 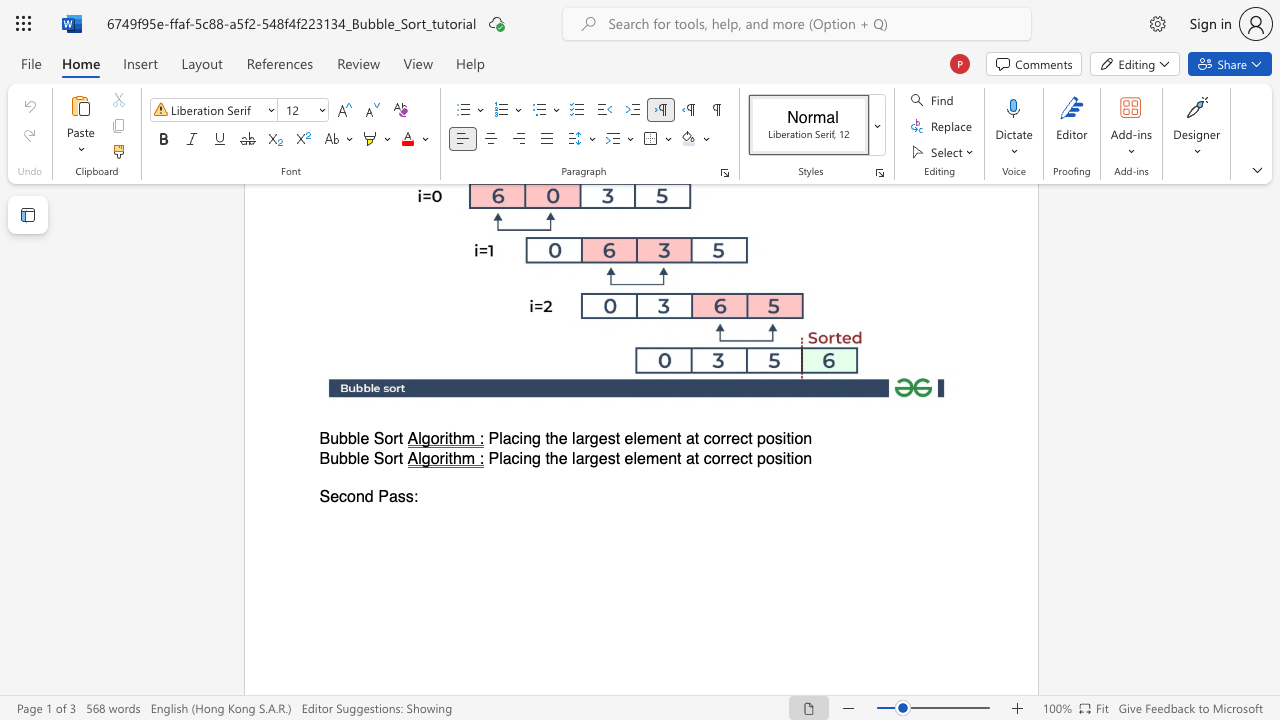 I want to click on the space between the continuous character "o" and "r" in the text, so click(x=392, y=438).